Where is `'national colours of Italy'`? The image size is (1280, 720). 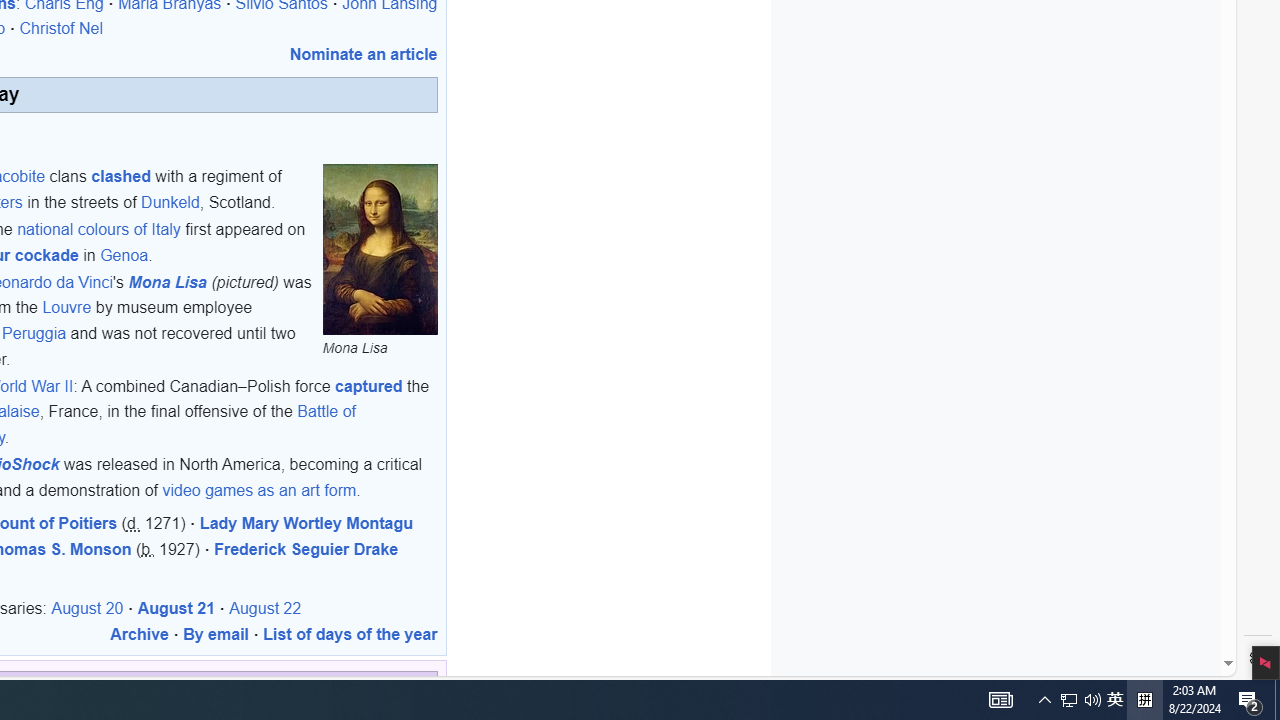 'national colours of Italy' is located at coordinates (97, 229).